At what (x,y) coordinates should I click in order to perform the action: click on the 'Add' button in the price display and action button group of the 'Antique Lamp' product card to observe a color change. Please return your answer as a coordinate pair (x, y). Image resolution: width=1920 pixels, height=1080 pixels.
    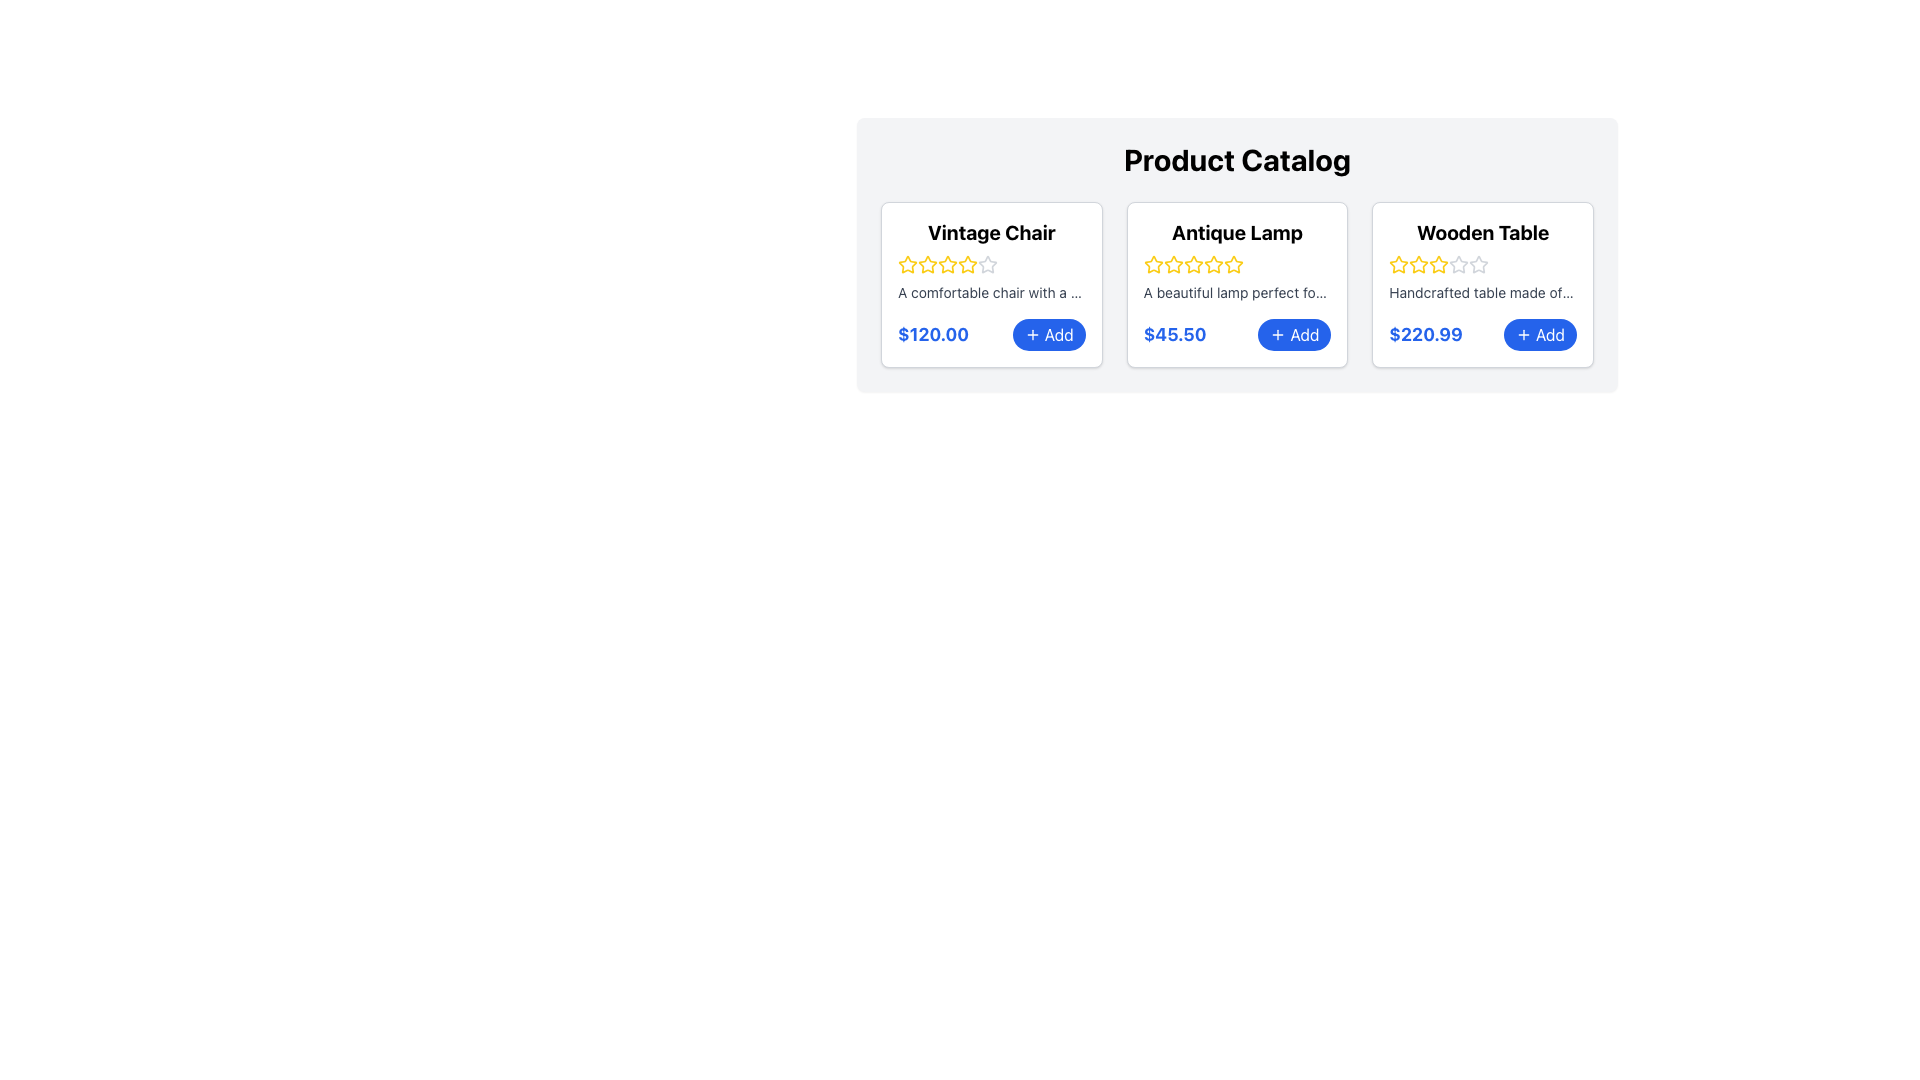
    Looking at the image, I should click on (1236, 334).